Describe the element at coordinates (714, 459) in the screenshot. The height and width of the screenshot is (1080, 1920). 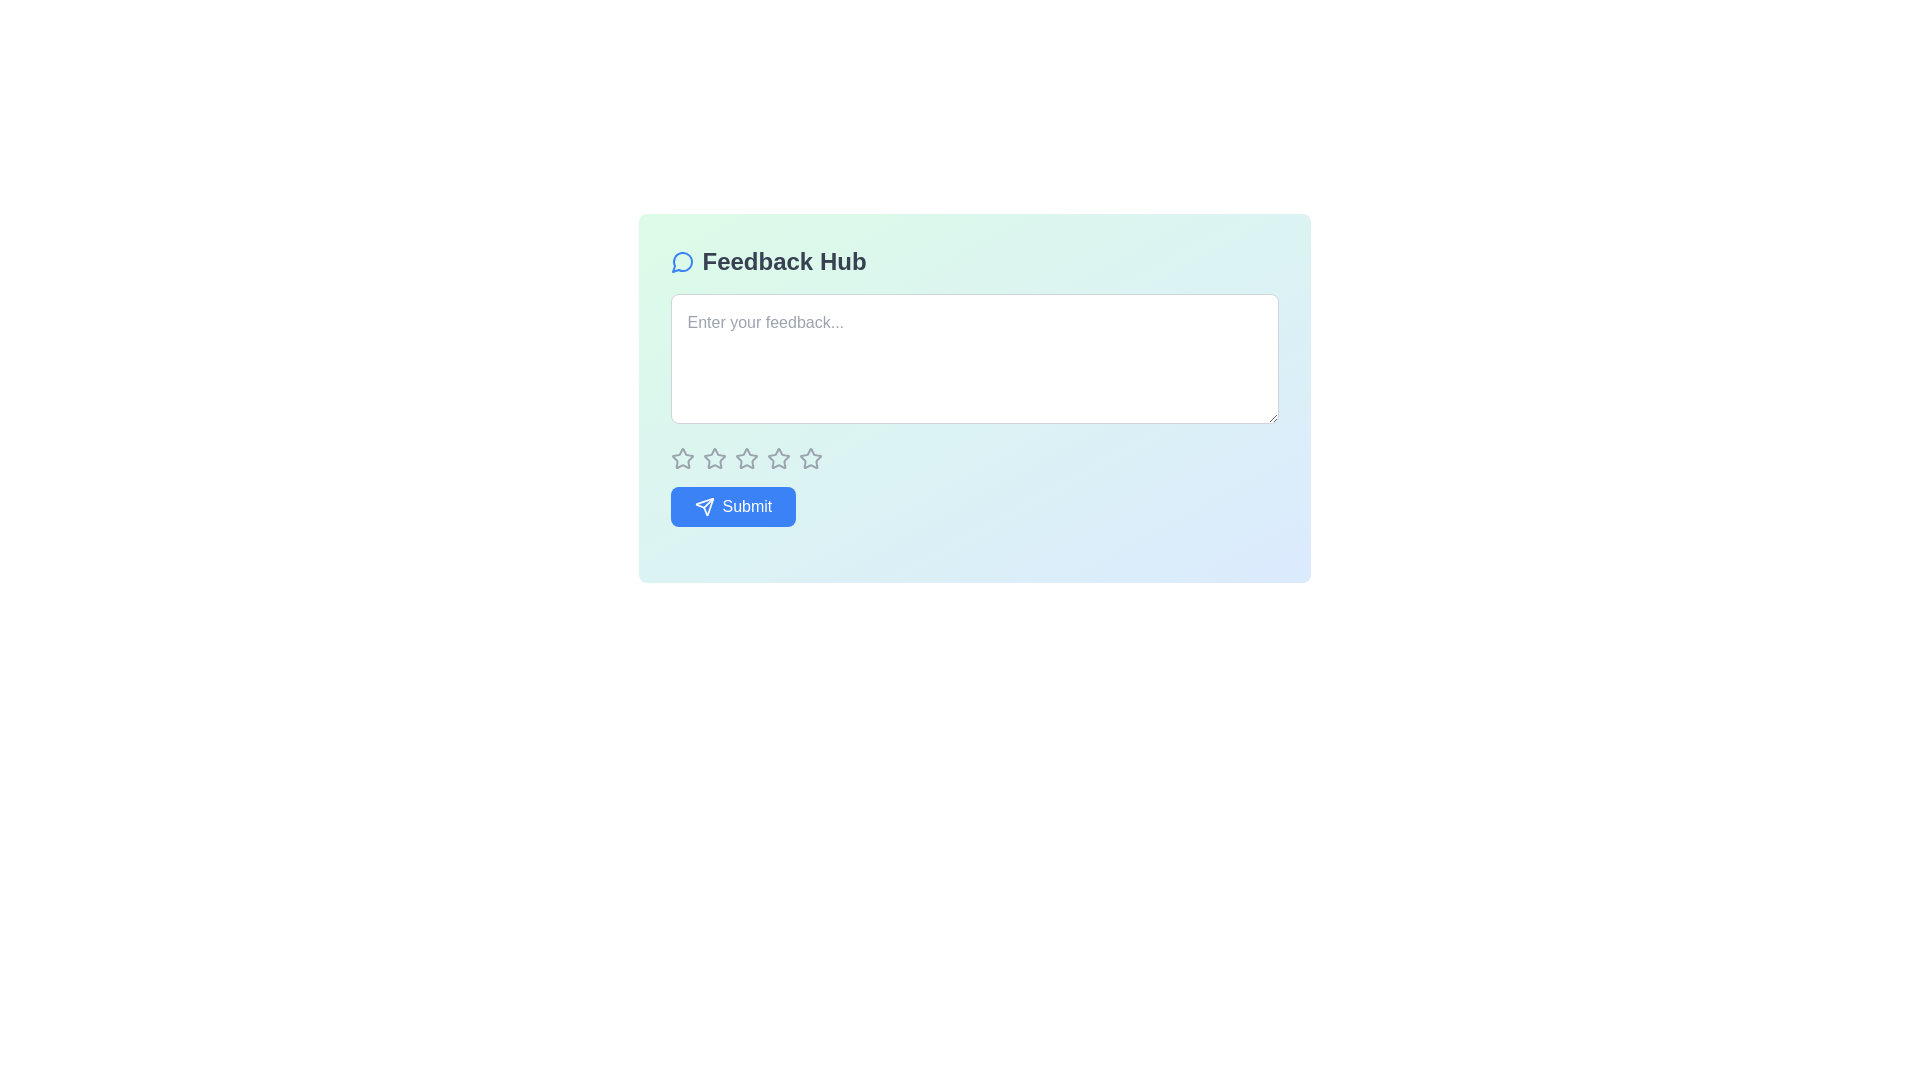
I see `the second star icon in the group of five rating stars below the feedback input field` at that location.